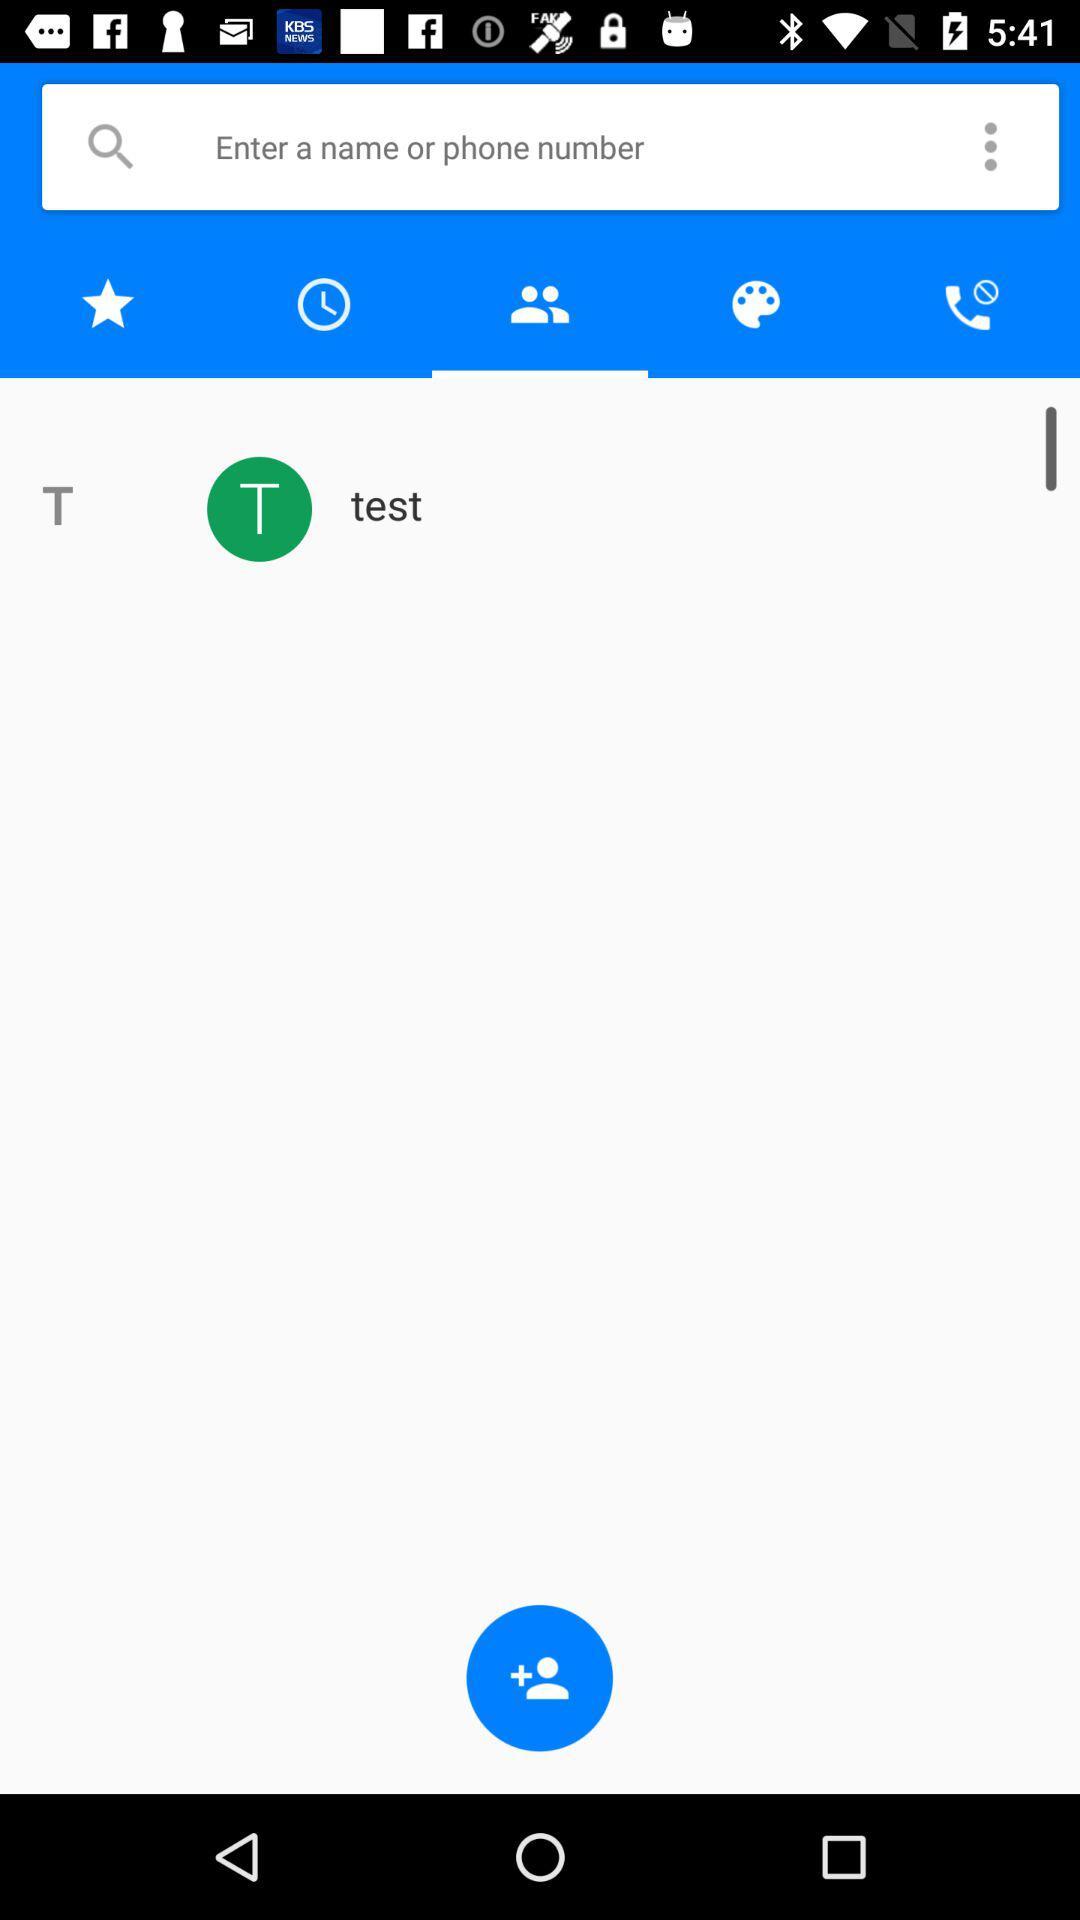 This screenshot has height=1920, width=1080. I want to click on the app below test, so click(540, 1678).